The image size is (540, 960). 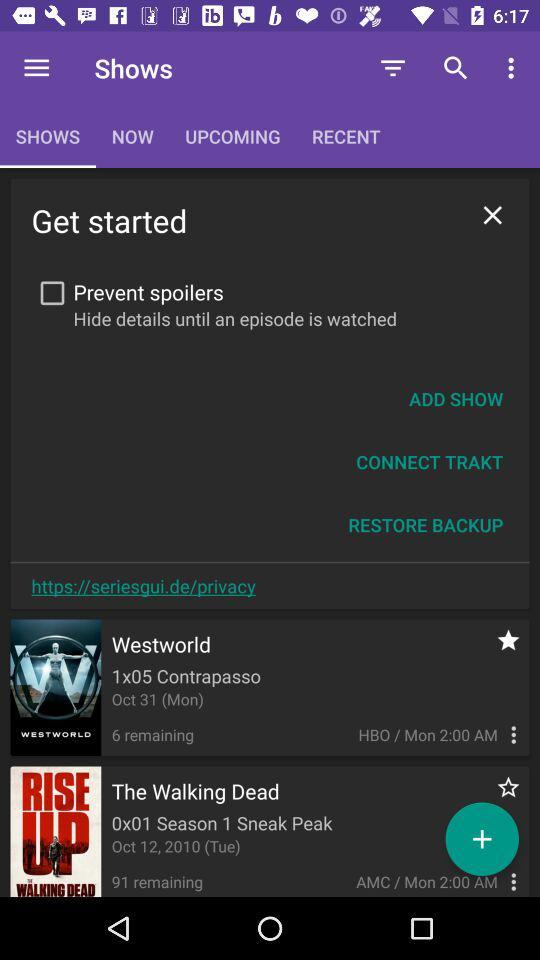 What do you see at coordinates (496, 797) in the screenshot?
I see `item next to the the walking dead icon` at bounding box center [496, 797].